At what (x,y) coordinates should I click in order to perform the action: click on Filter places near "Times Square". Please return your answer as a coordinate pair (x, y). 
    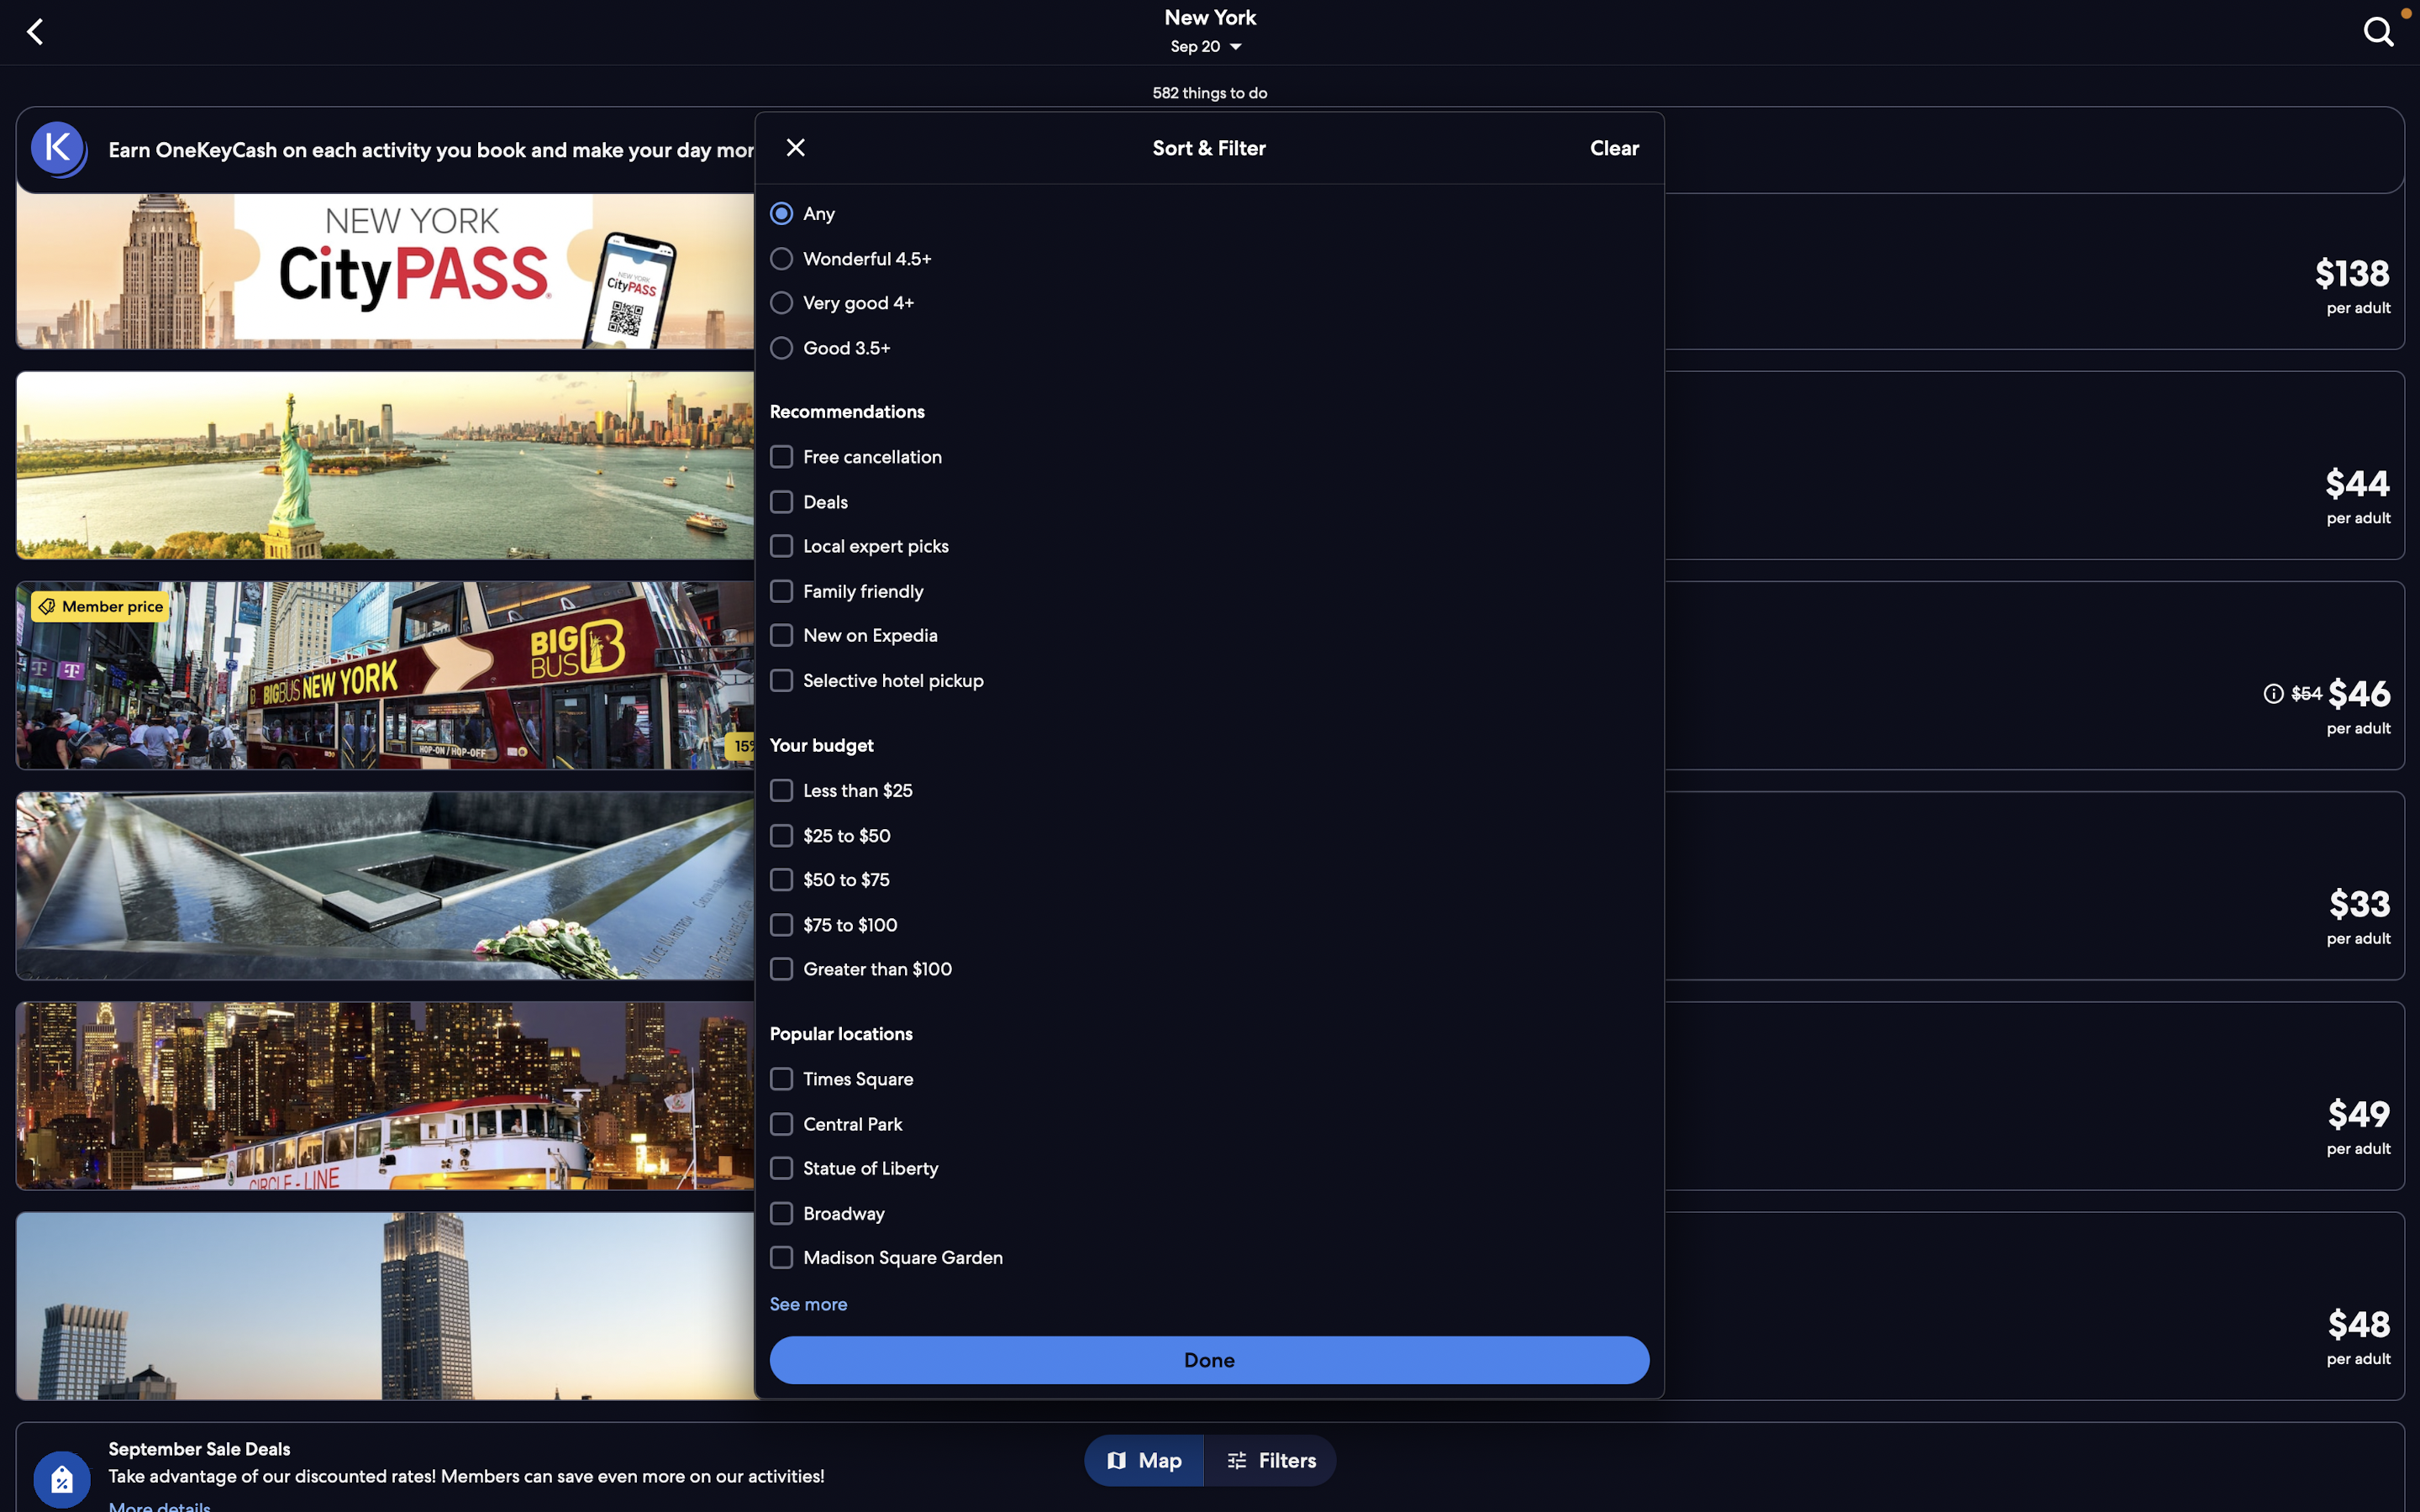
    Looking at the image, I should click on (1212, 1079).